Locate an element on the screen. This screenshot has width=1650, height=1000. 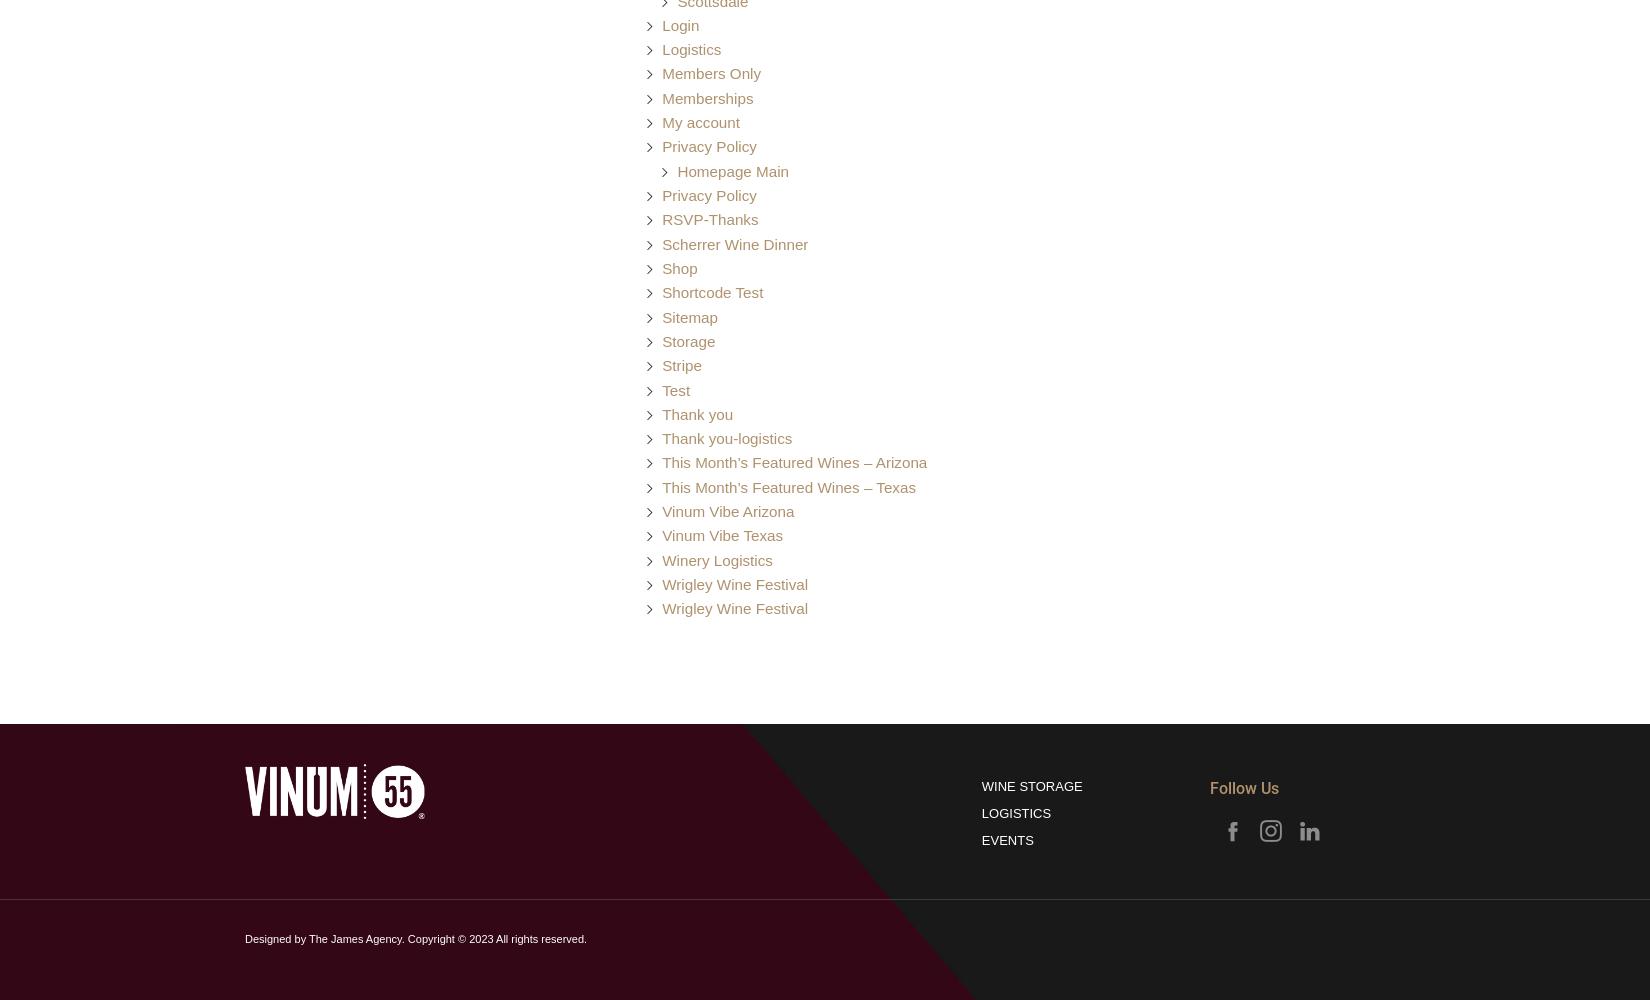
'Vinum Vibe Texas' is located at coordinates (721, 535).